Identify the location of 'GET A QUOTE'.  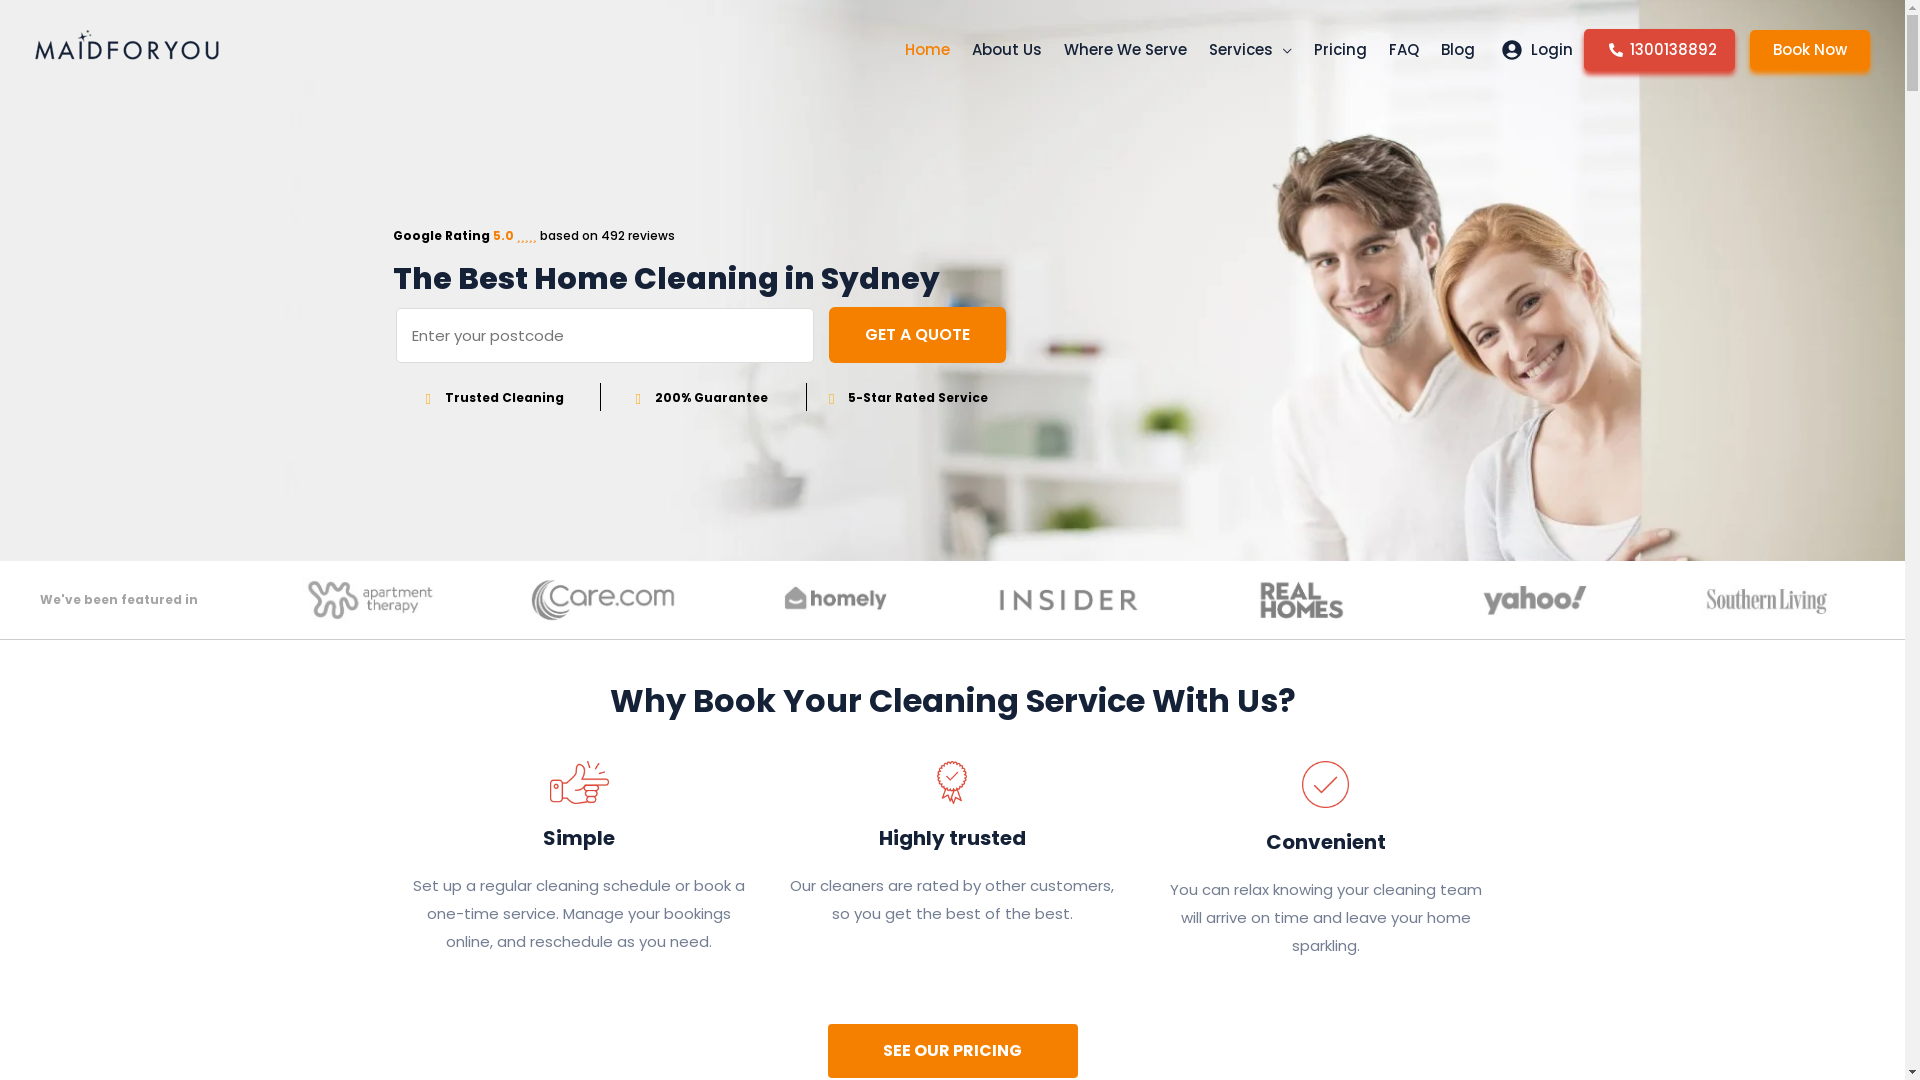
(916, 334).